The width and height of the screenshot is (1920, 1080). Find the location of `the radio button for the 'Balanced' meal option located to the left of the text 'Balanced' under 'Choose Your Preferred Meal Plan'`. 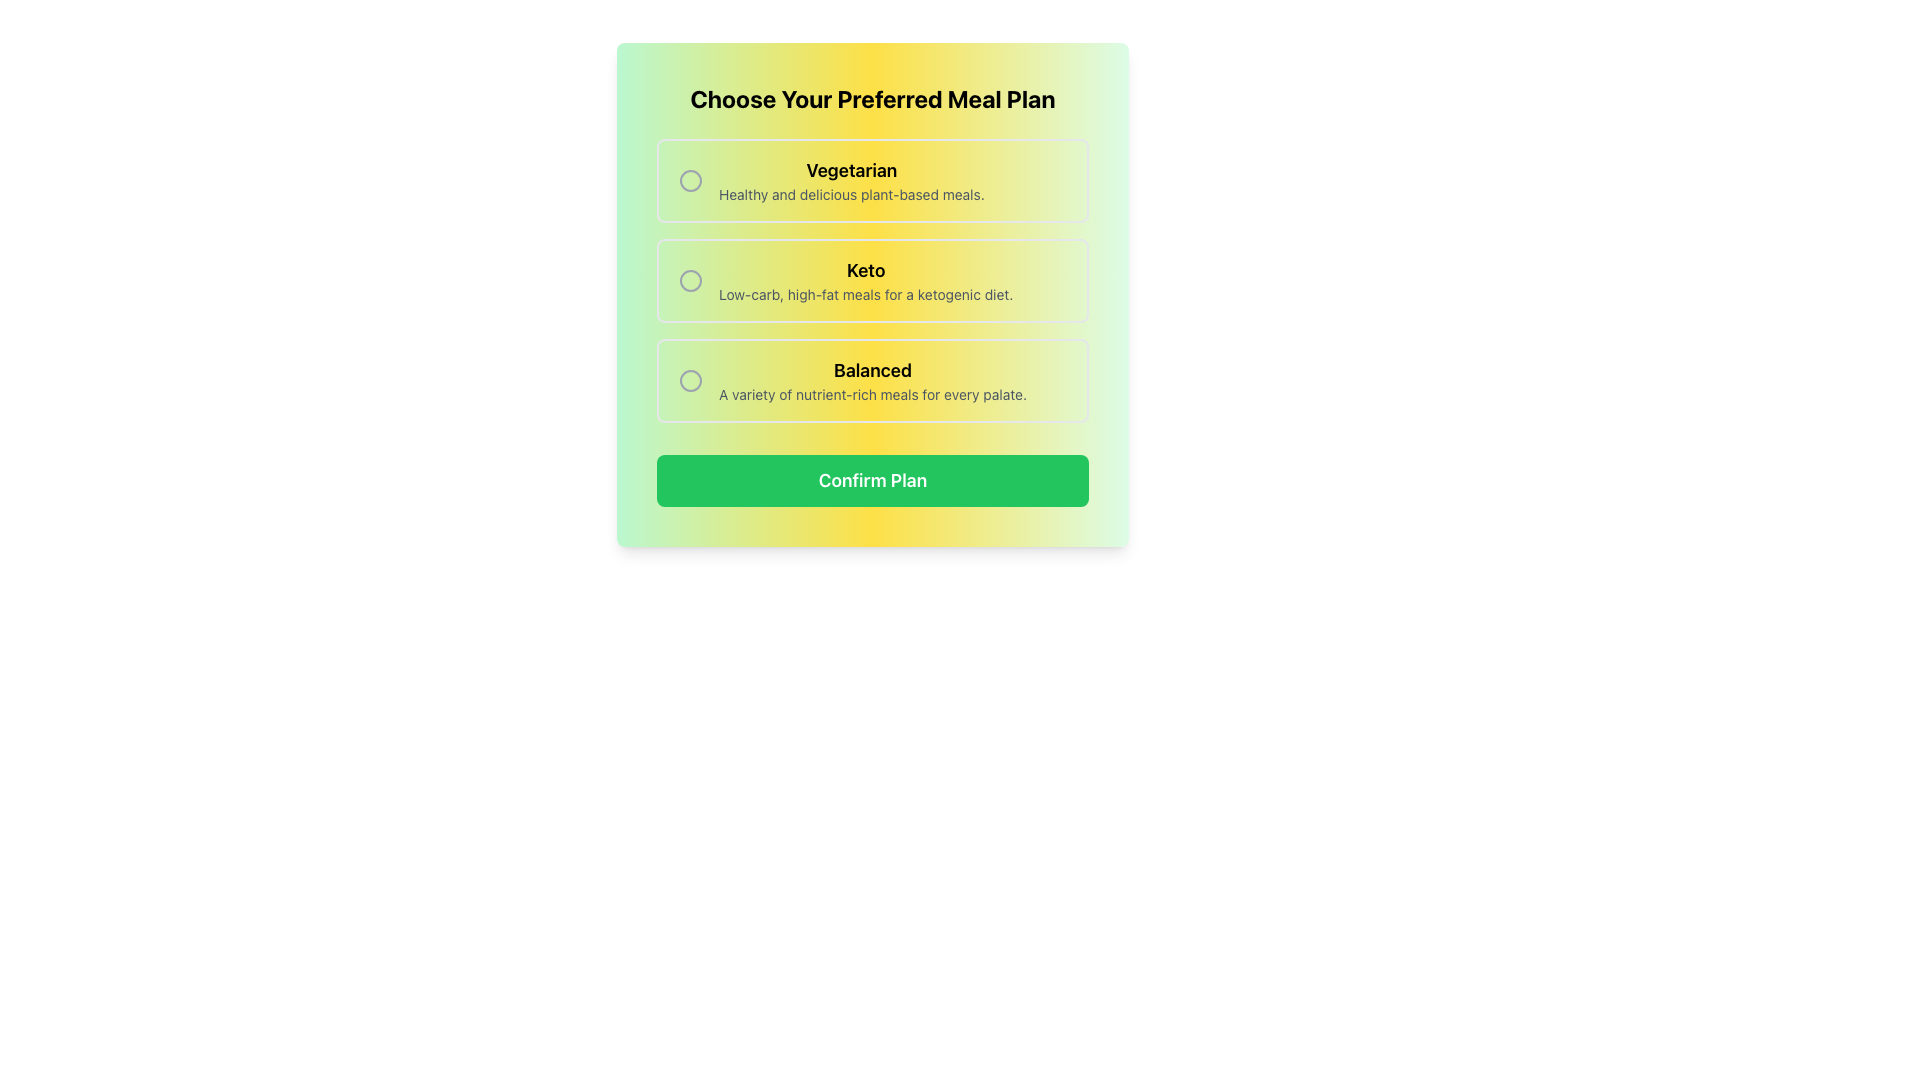

the radio button for the 'Balanced' meal option located to the left of the text 'Balanced' under 'Choose Your Preferred Meal Plan' is located at coordinates (691, 381).